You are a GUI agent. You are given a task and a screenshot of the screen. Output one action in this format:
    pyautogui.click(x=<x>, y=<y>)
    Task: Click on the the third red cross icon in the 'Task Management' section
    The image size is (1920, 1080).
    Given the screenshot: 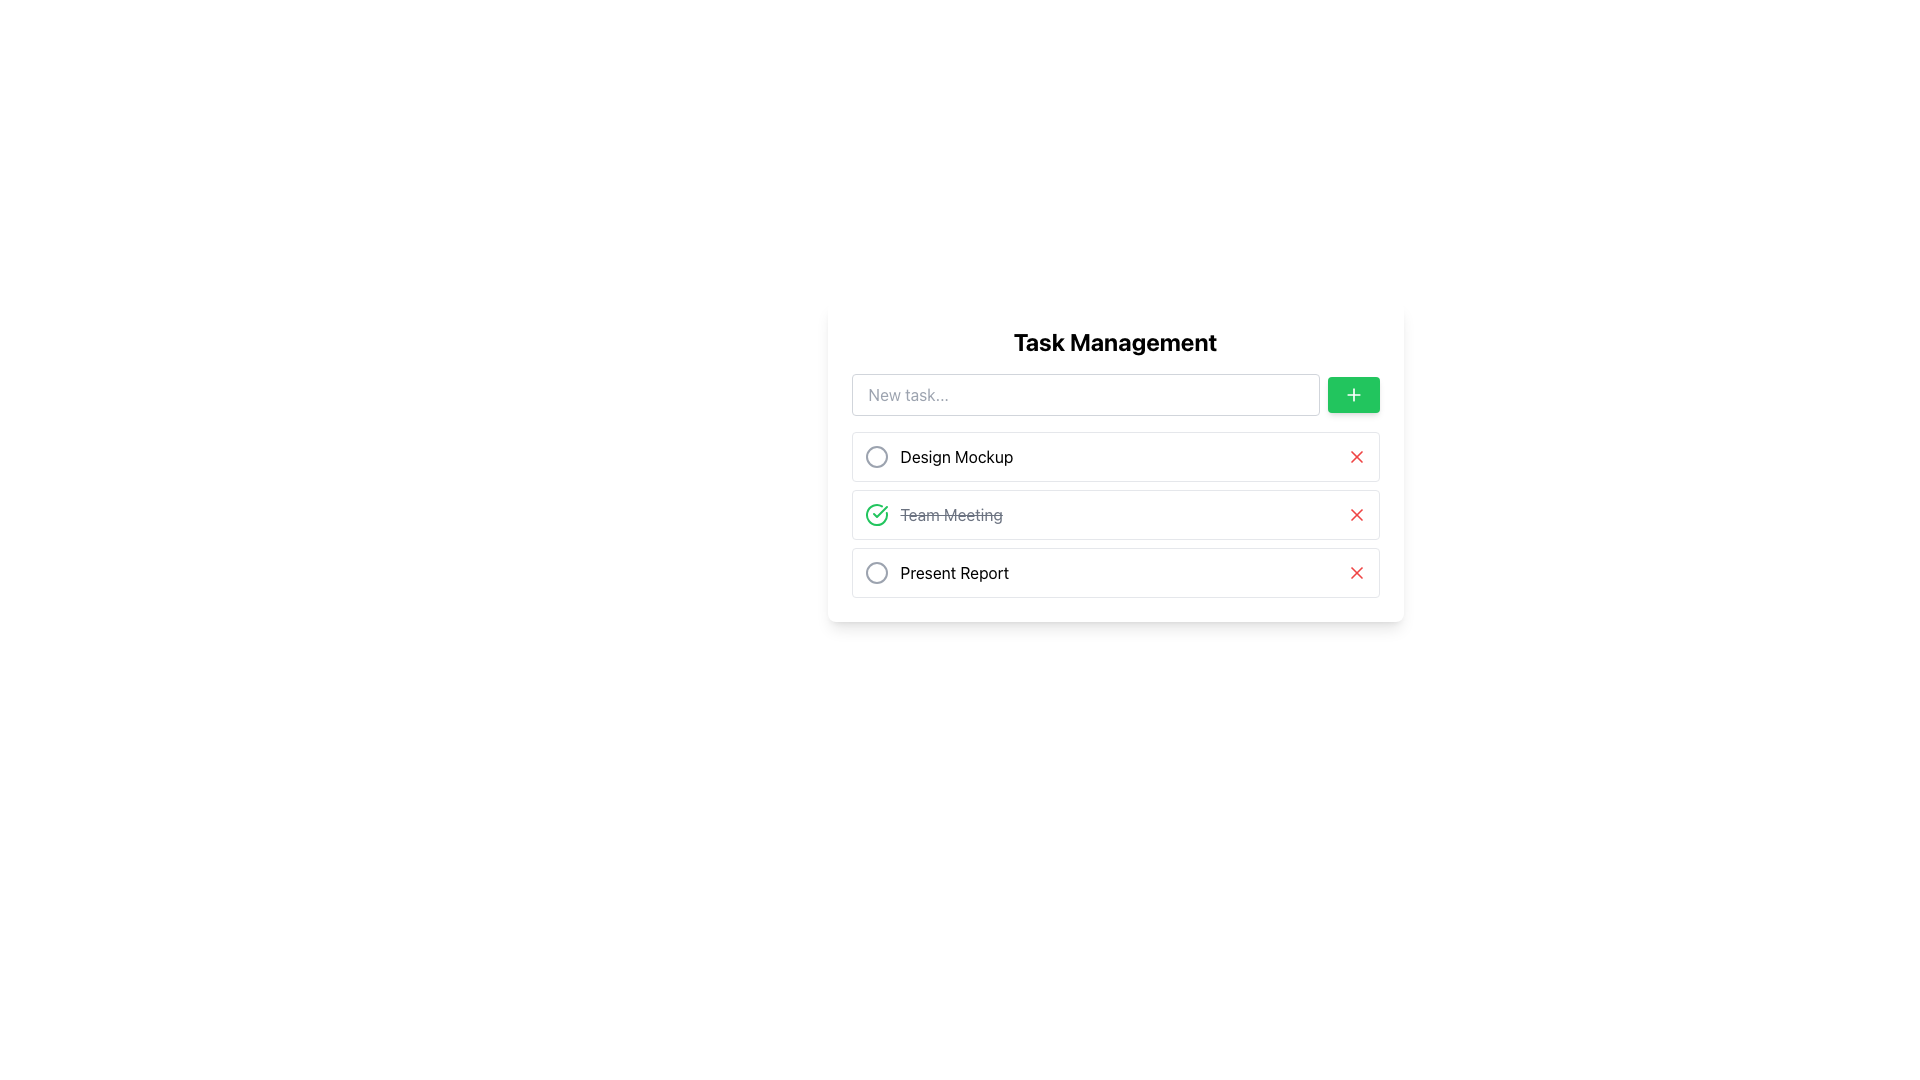 What is the action you would take?
    pyautogui.click(x=1356, y=573)
    